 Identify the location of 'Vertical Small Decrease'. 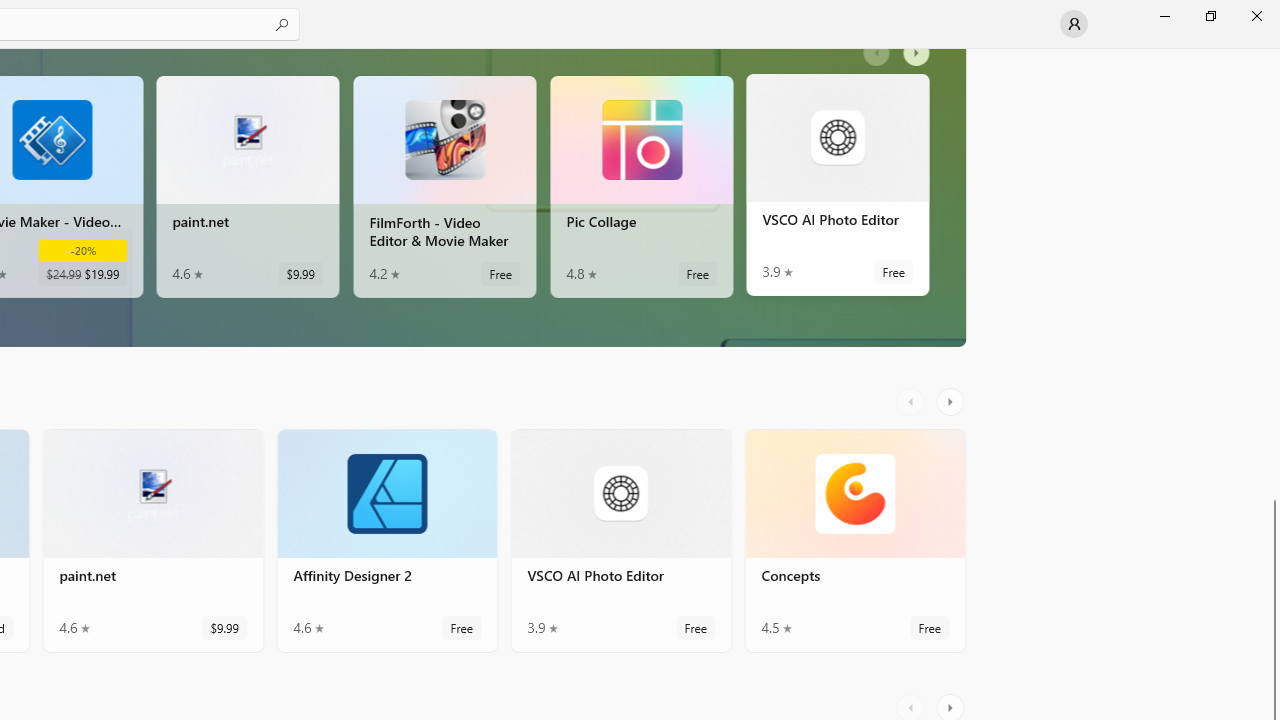
(1271, 54).